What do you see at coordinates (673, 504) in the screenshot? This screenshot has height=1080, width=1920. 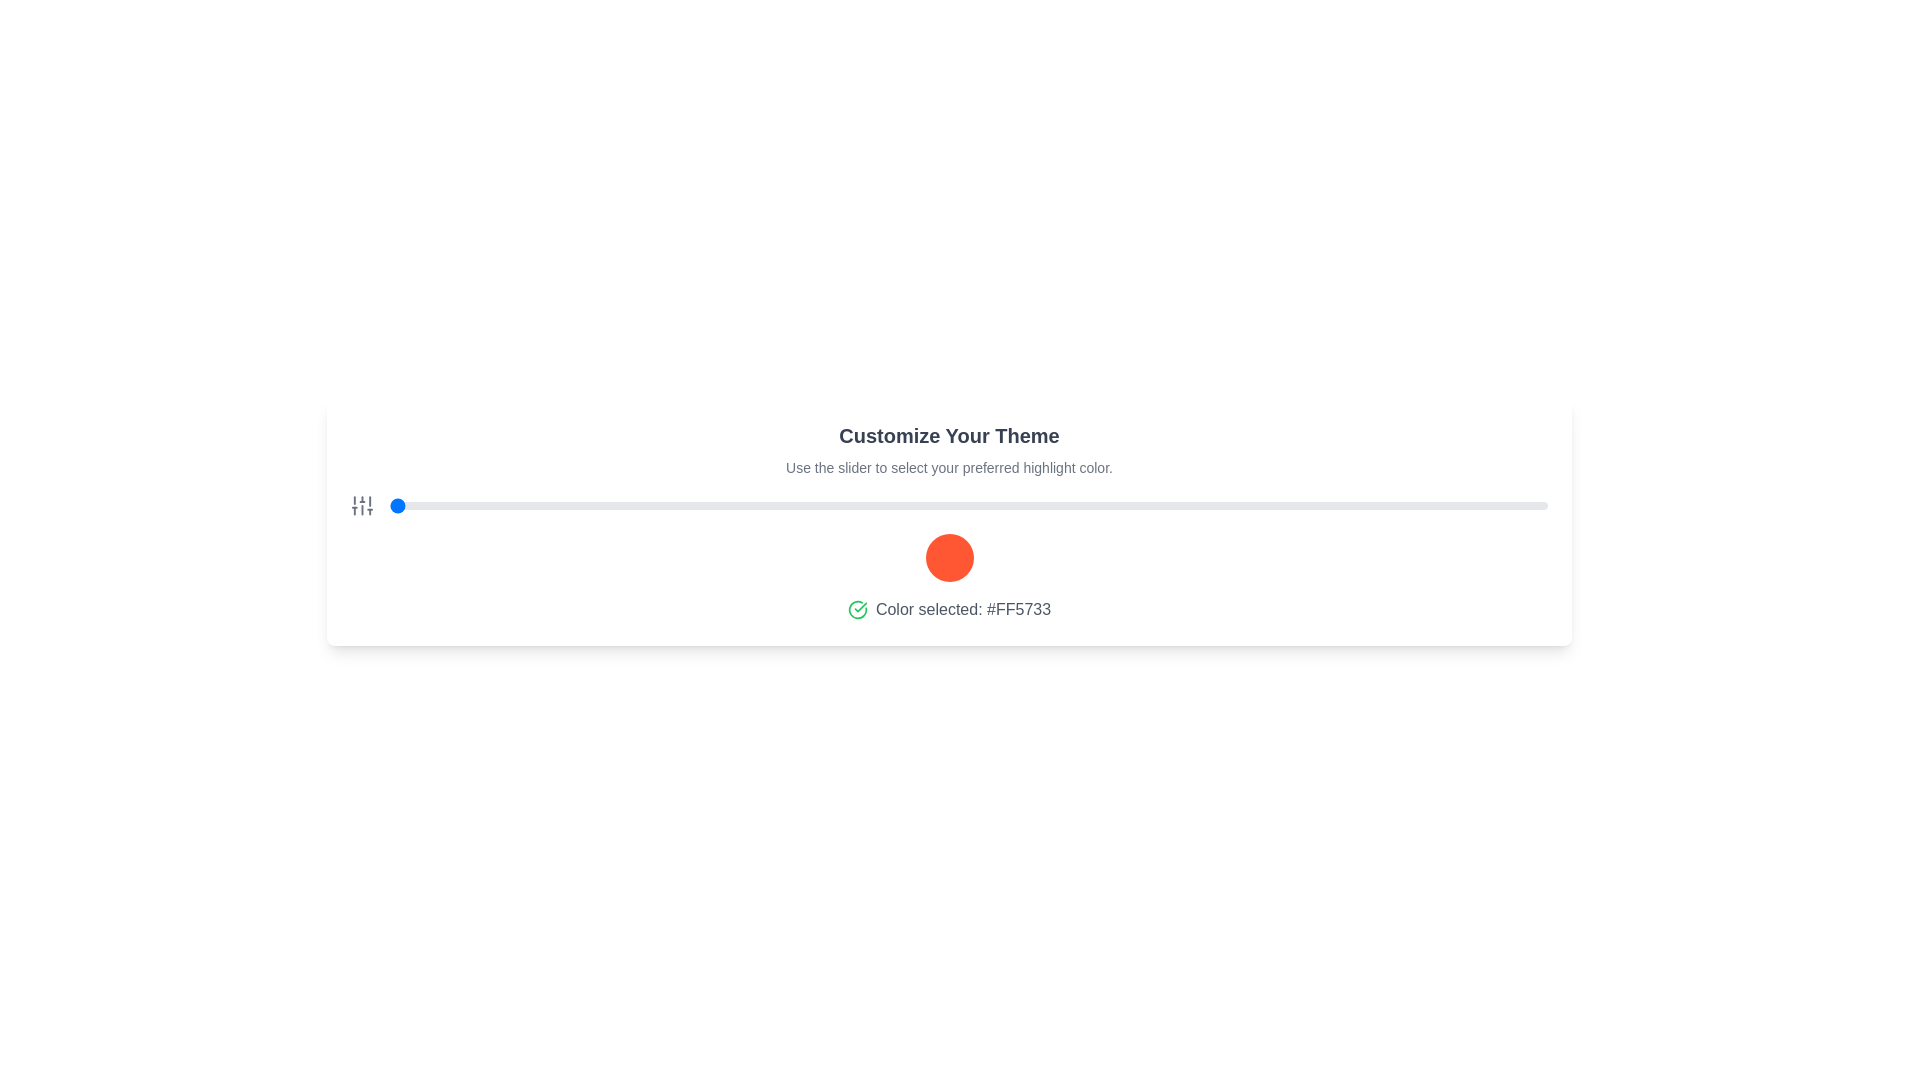 I see `the slider value` at bounding box center [673, 504].